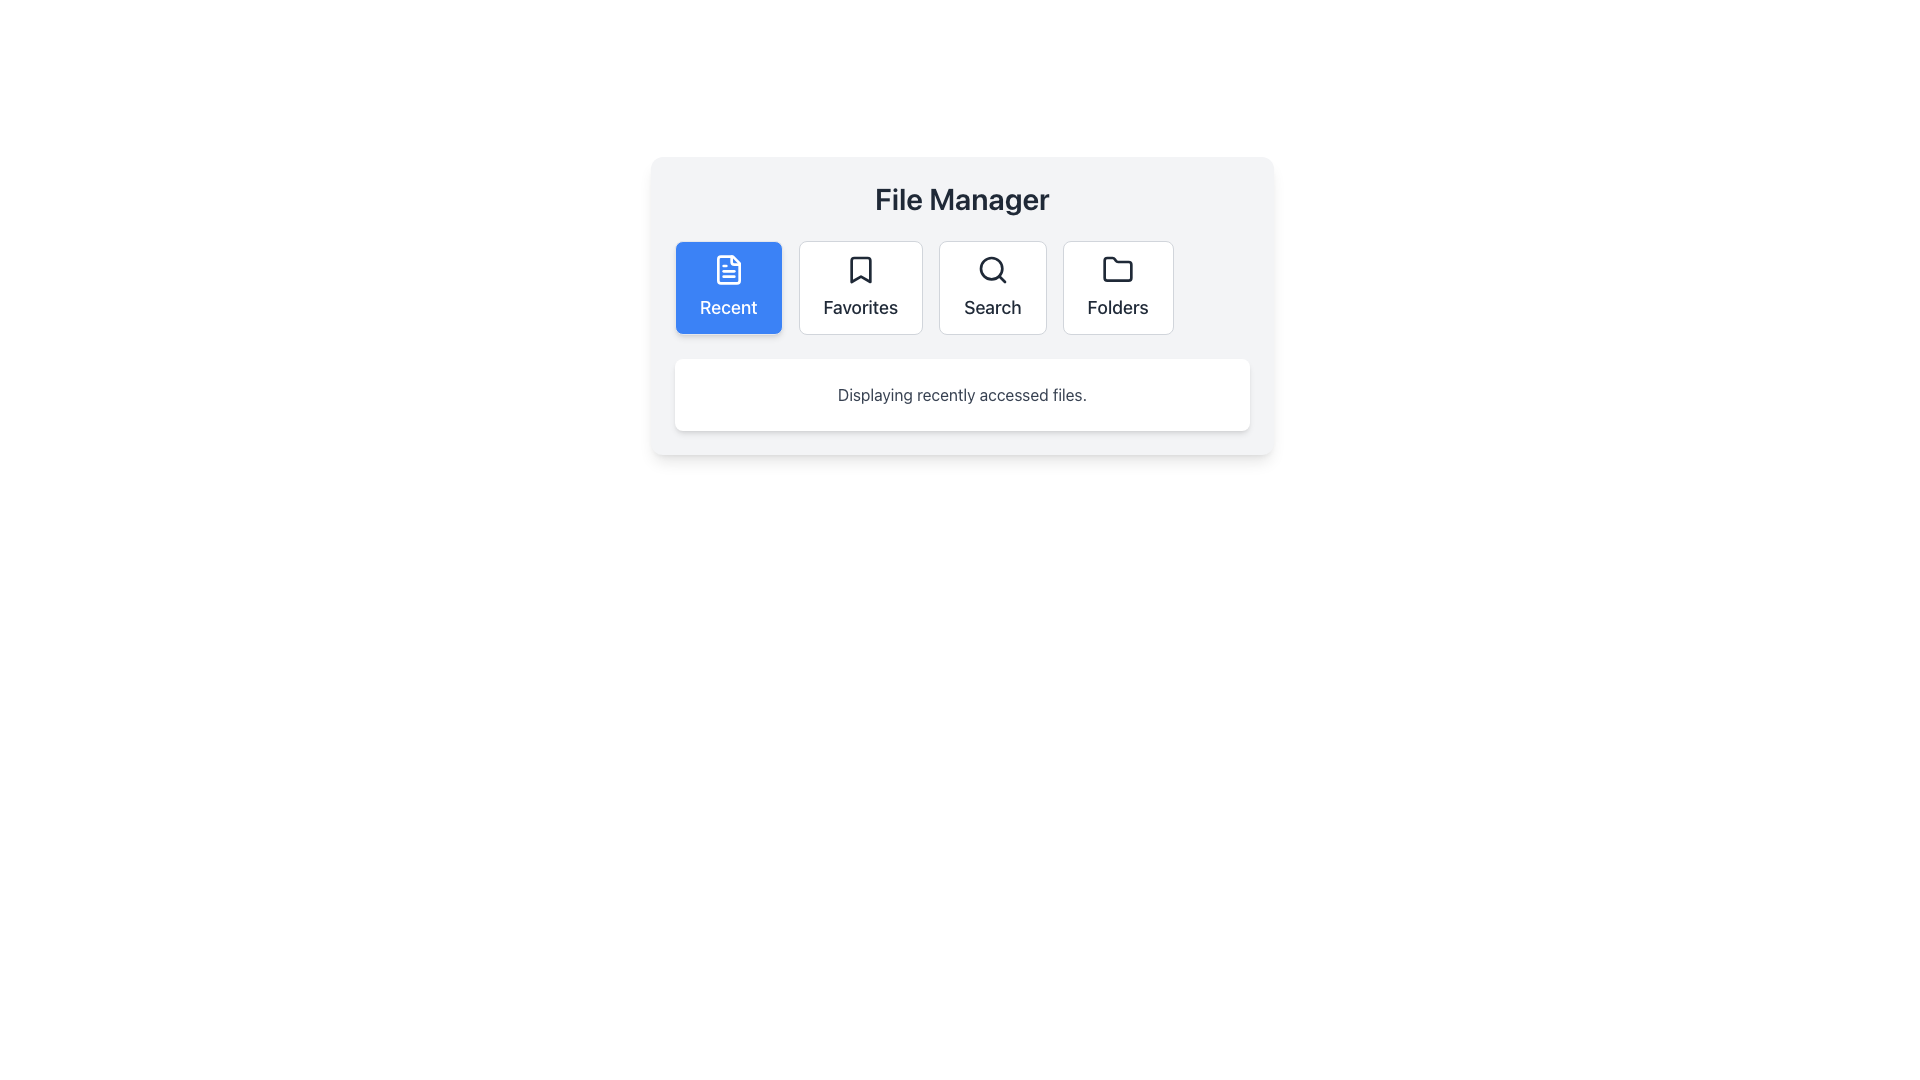 This screenshot has width=1920, height=1080. Describe the element at coordinates (992, 308) in the screenshot. I see `the 'Search' text label in the 'File Manager' interface, which is styled with a dark gray font color and is the third element in a set of four options` at that location.